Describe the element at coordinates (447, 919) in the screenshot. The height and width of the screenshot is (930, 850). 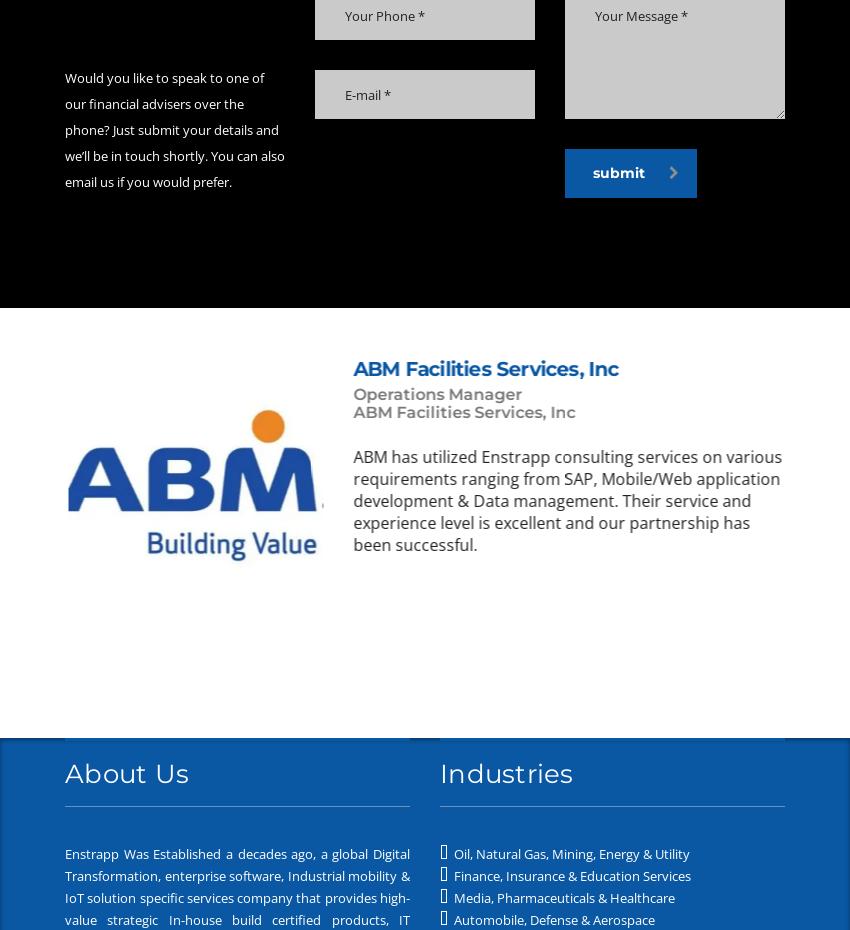
I see `'Automobile, Defense & Aerospace'` at that location.